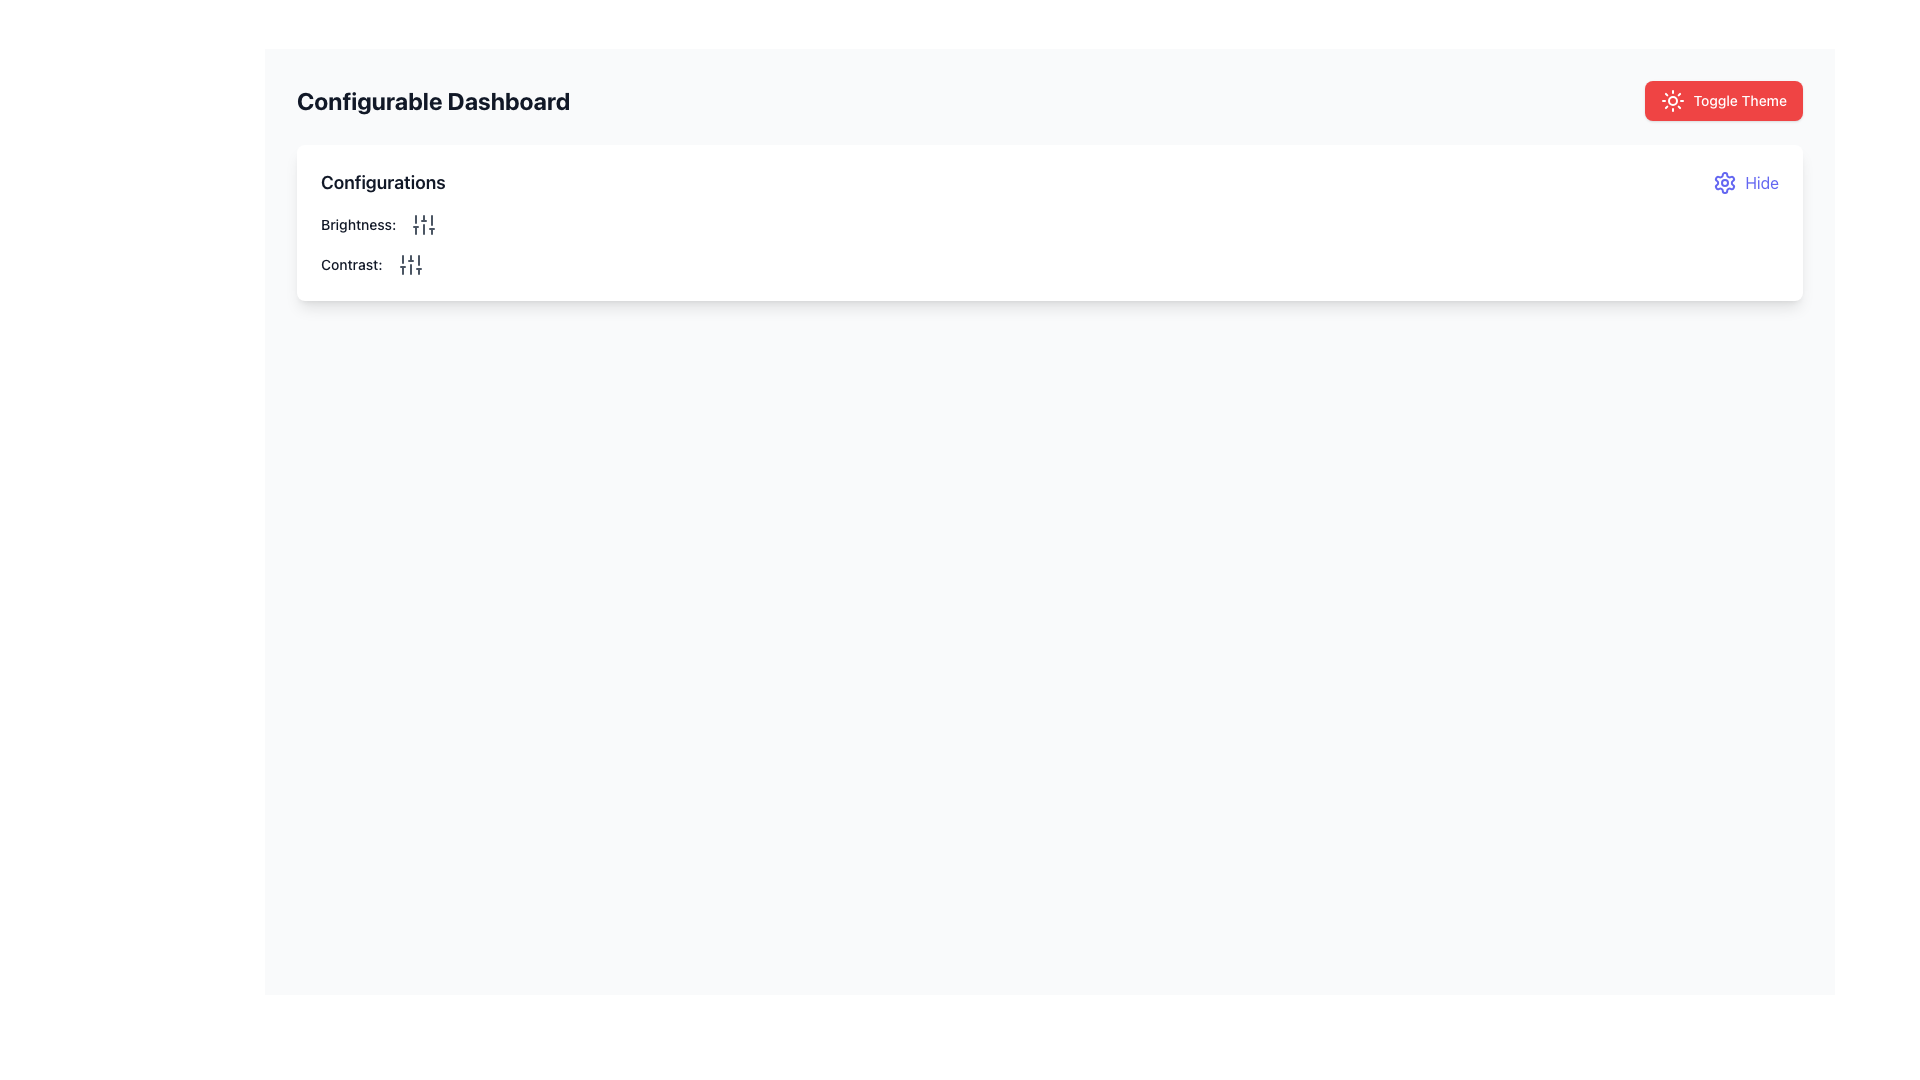 Image resolution: width=1920 pixels, height=1080 pixels. Describe the element at coordinates (423, 224) in the screenshot. I see `the brightness adjustment icon located to the right of the 'Brightness:' text in the configuration panel` at that location.